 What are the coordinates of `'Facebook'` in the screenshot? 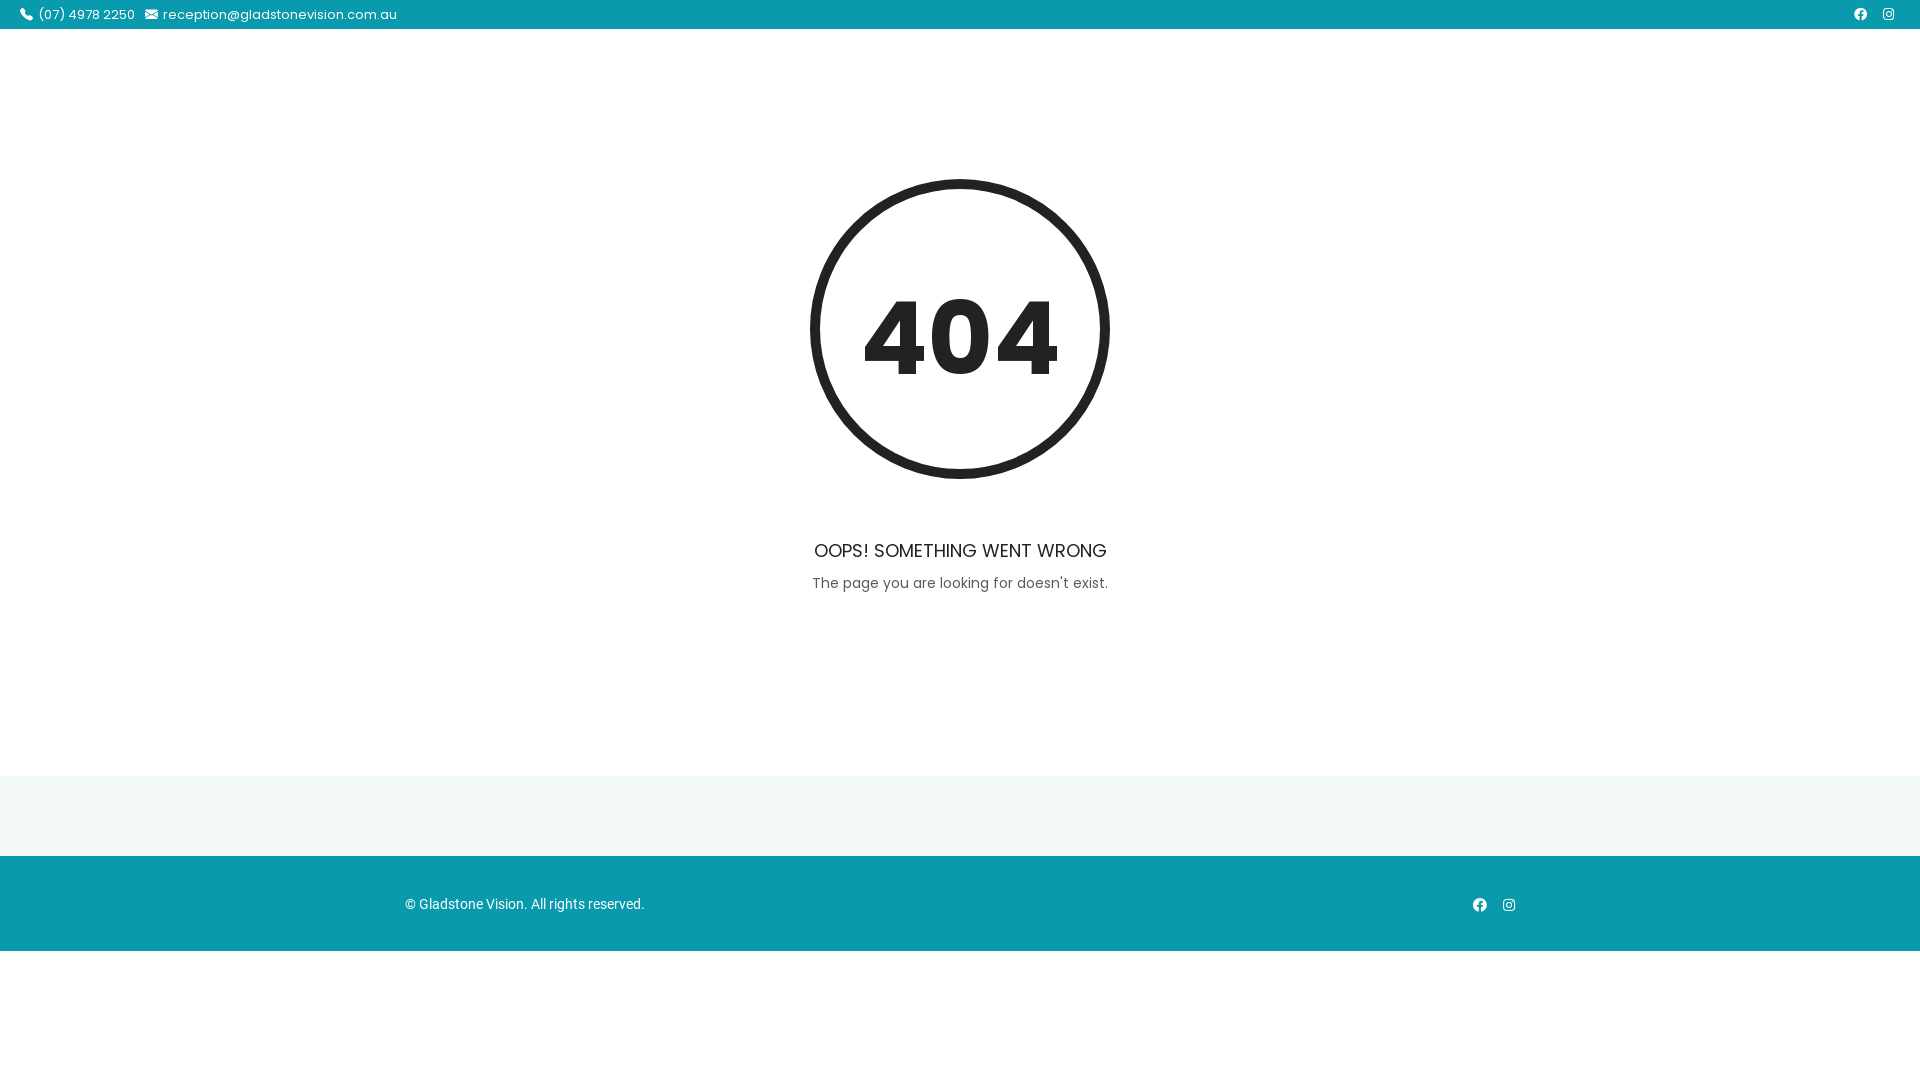 It's located at (1479, 903).